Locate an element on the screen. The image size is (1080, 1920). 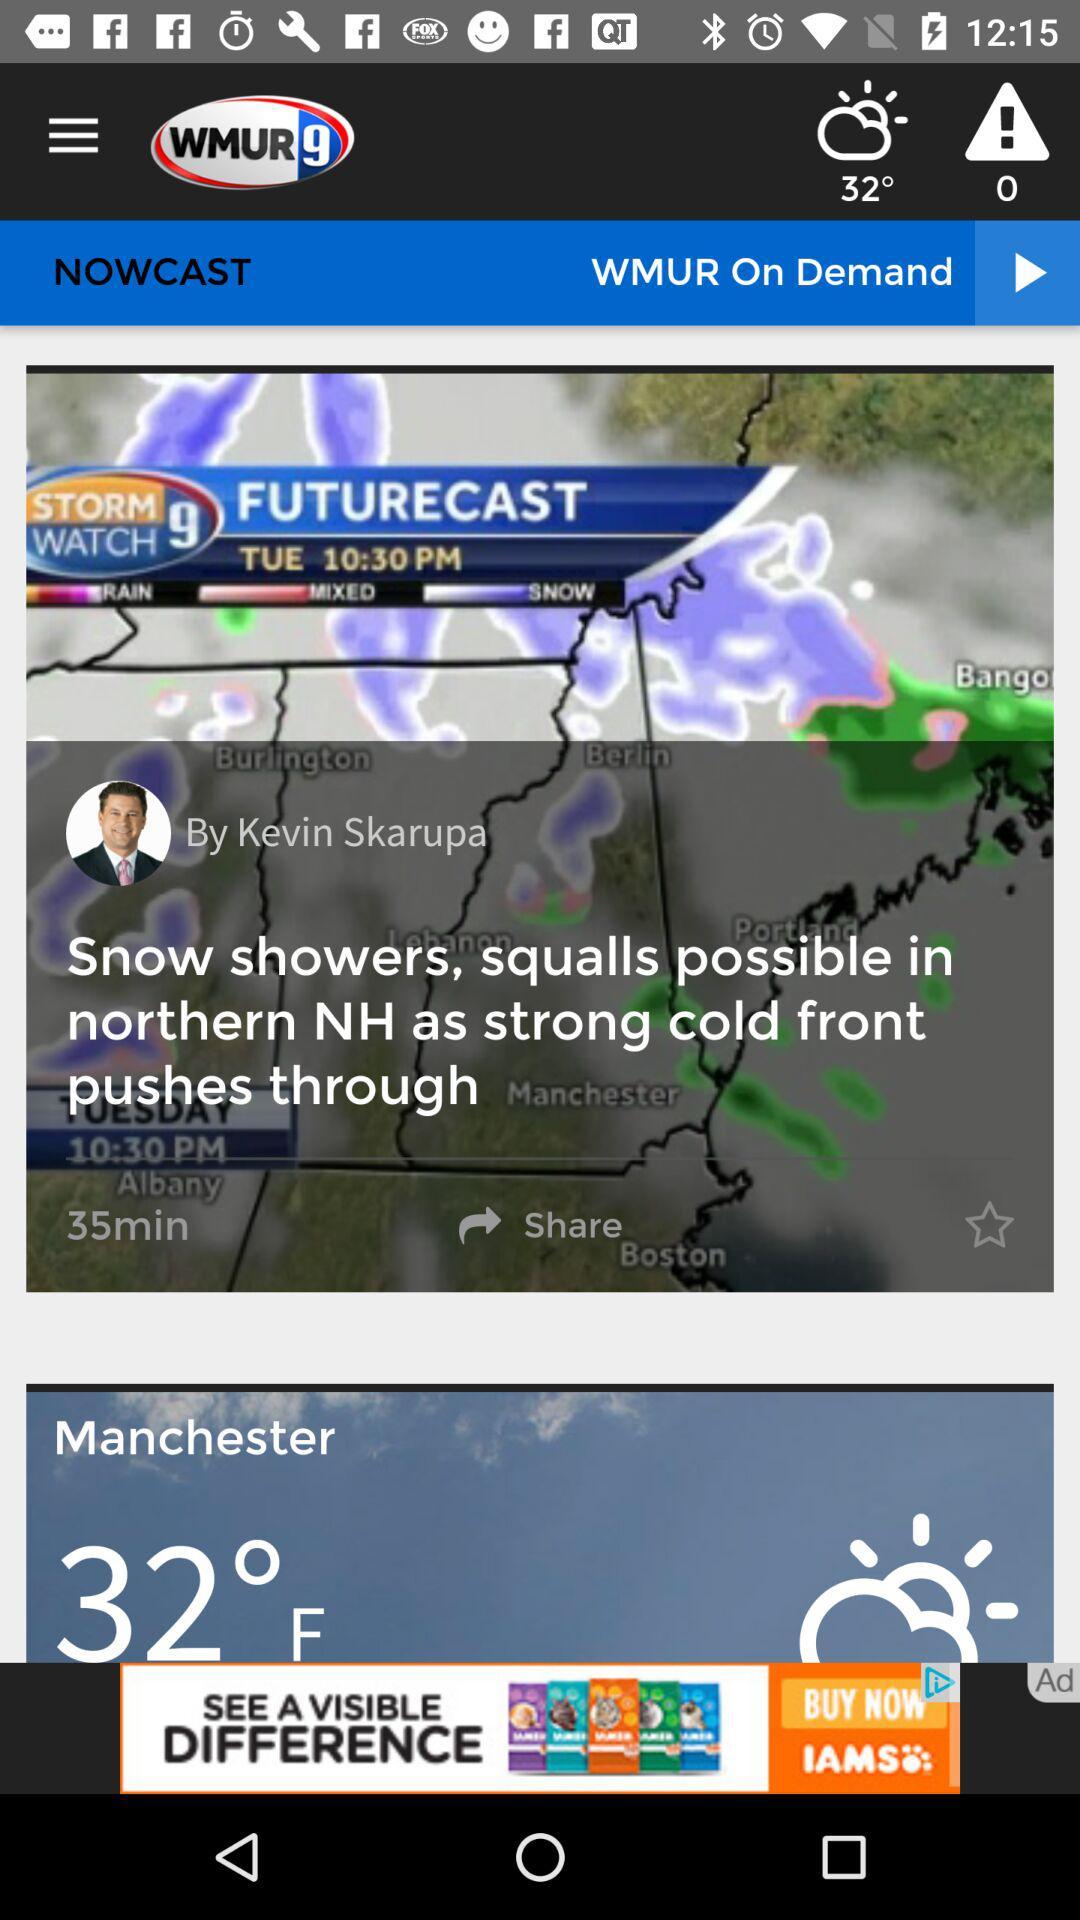
the menu icon is located at coordinates (72, 135).